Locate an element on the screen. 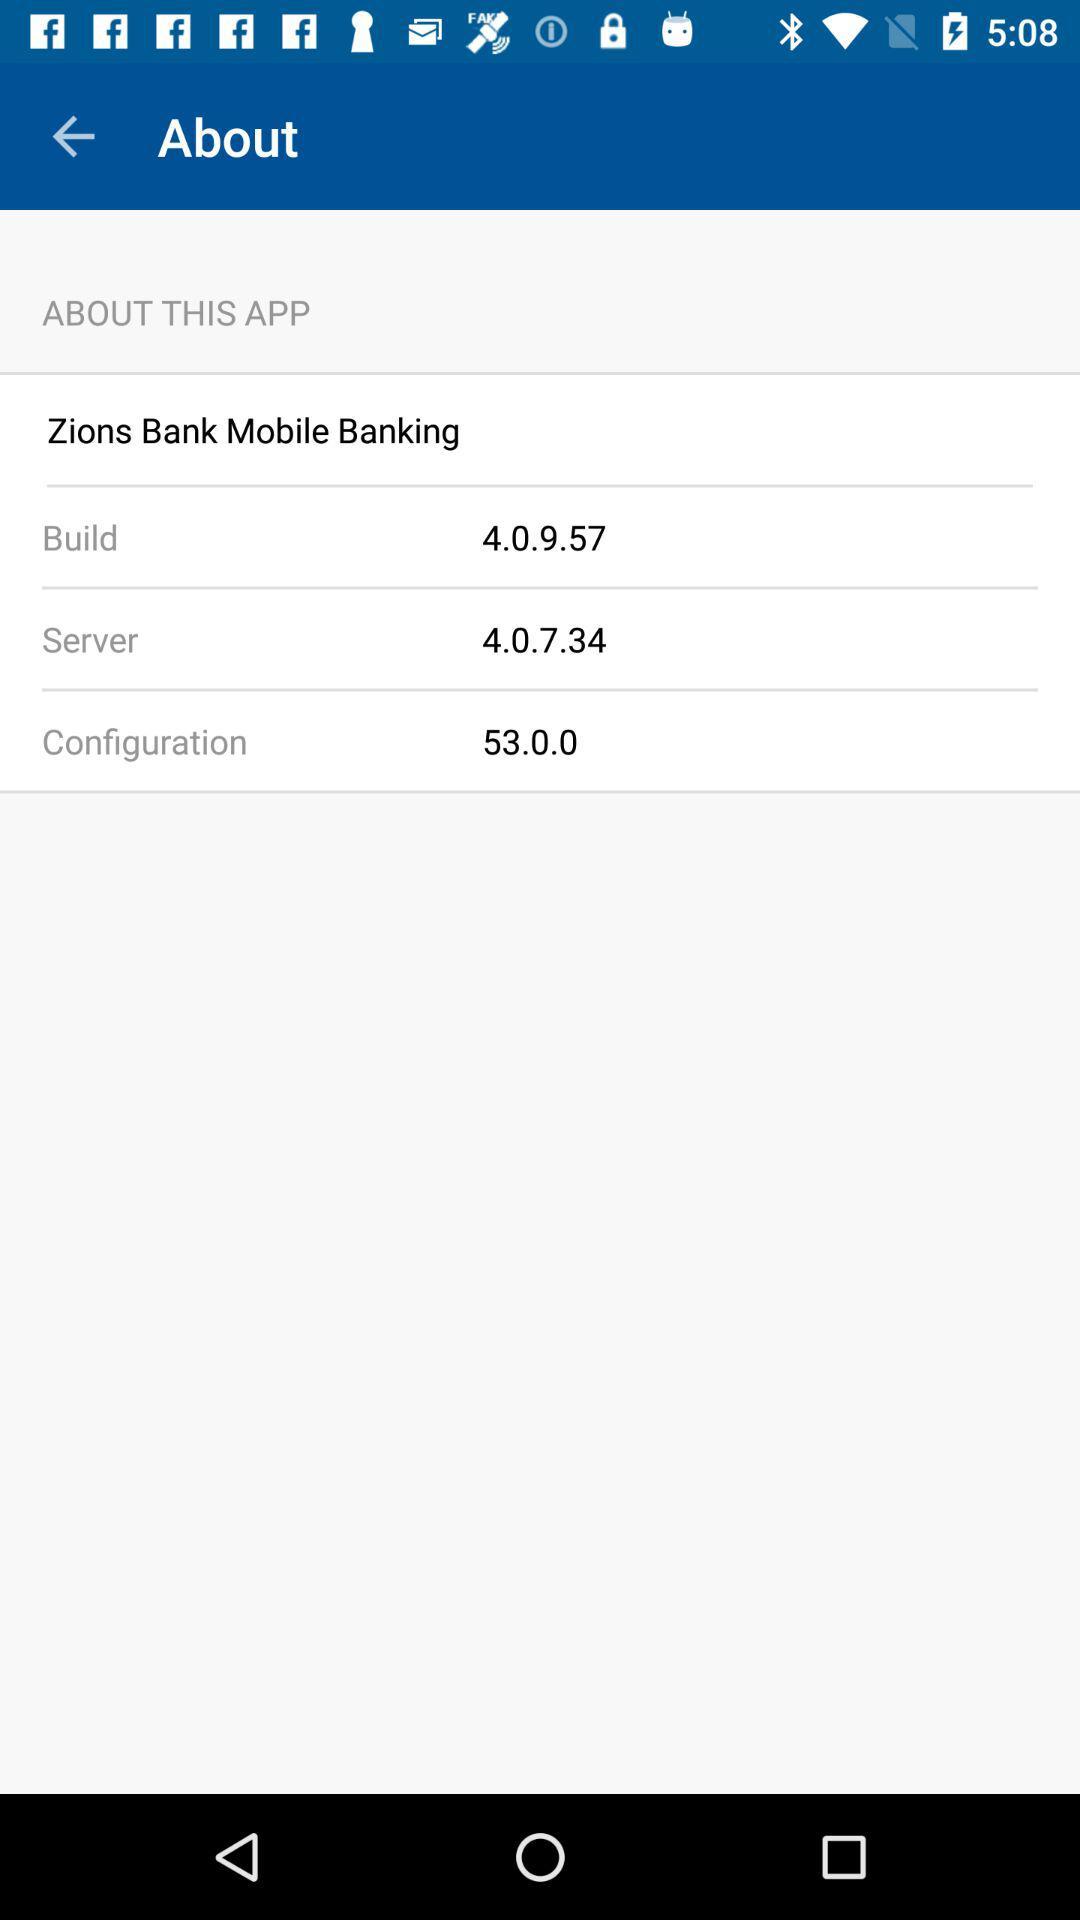 Image resolution: width=1080 pixels, height=1920 pixels. server is located at coordinates (240, 637).